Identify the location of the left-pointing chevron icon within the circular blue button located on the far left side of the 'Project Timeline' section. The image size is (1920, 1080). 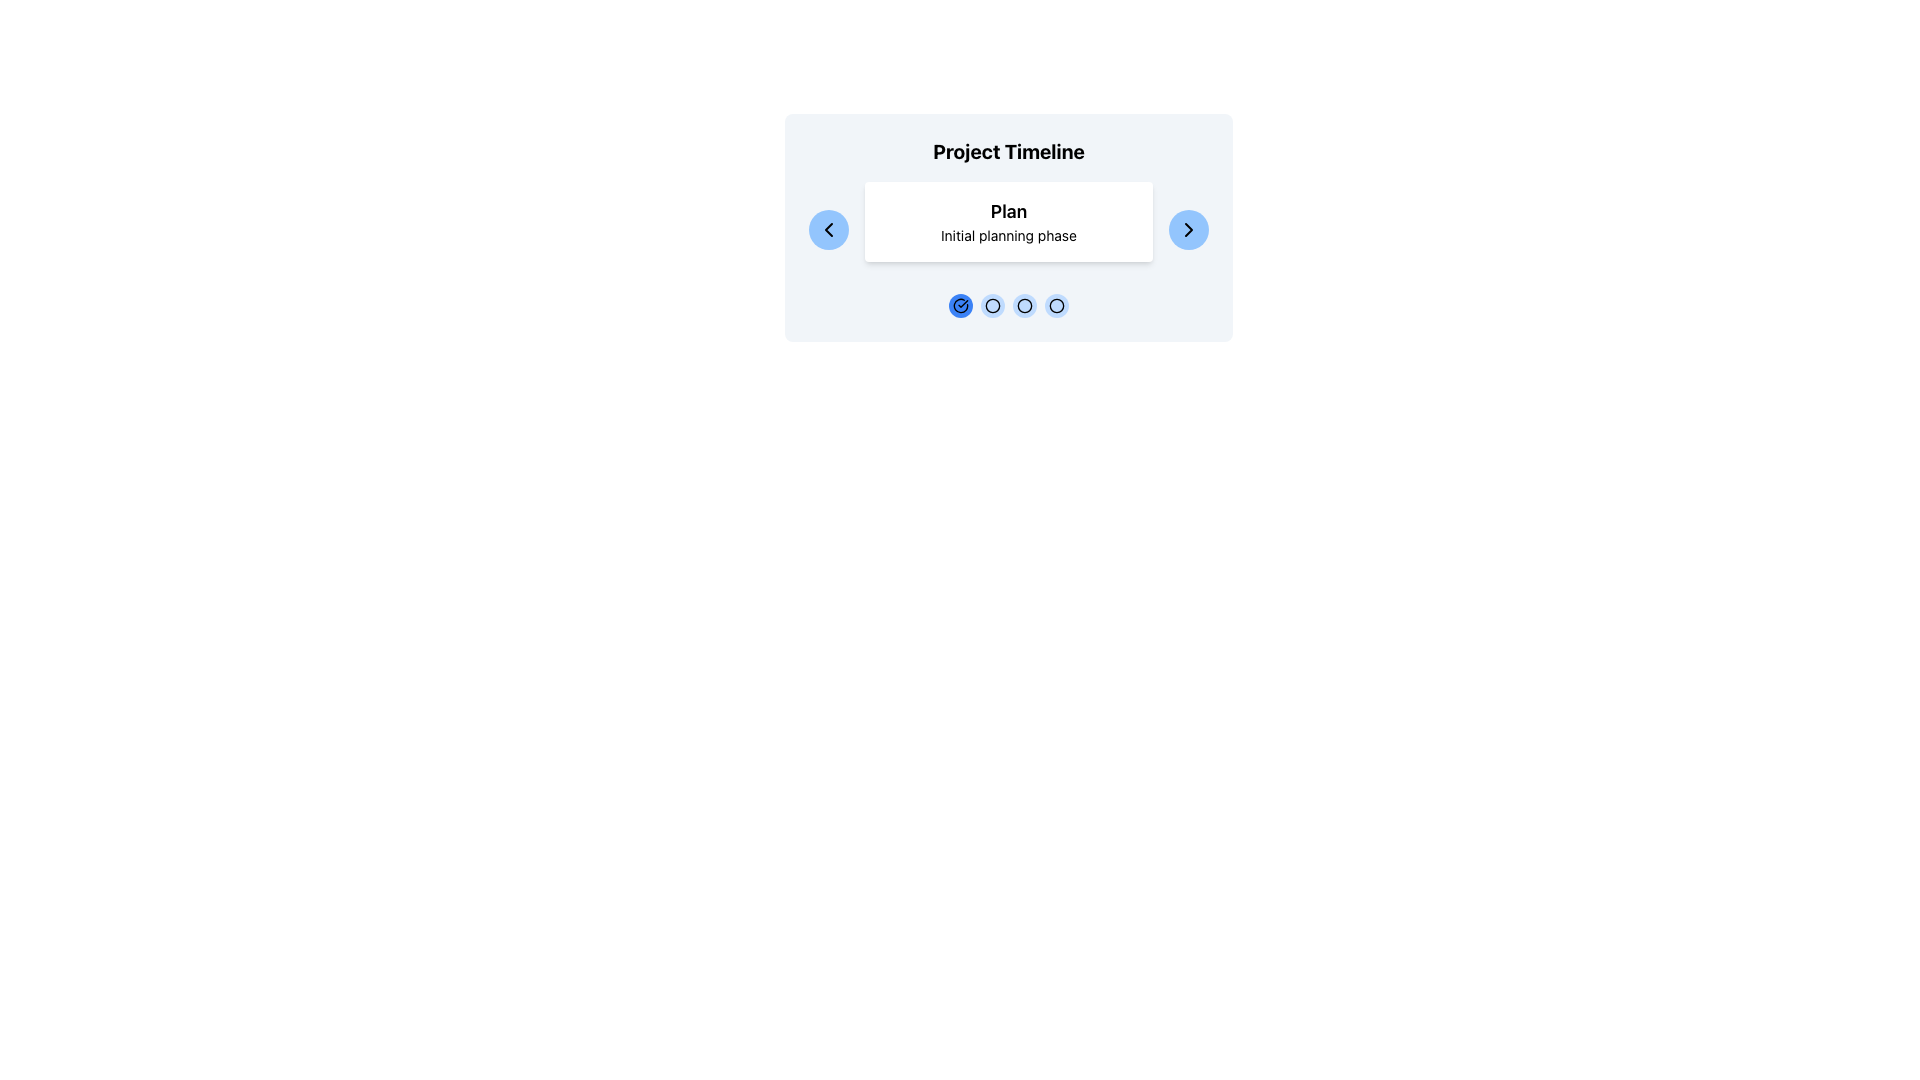
(829, 229).